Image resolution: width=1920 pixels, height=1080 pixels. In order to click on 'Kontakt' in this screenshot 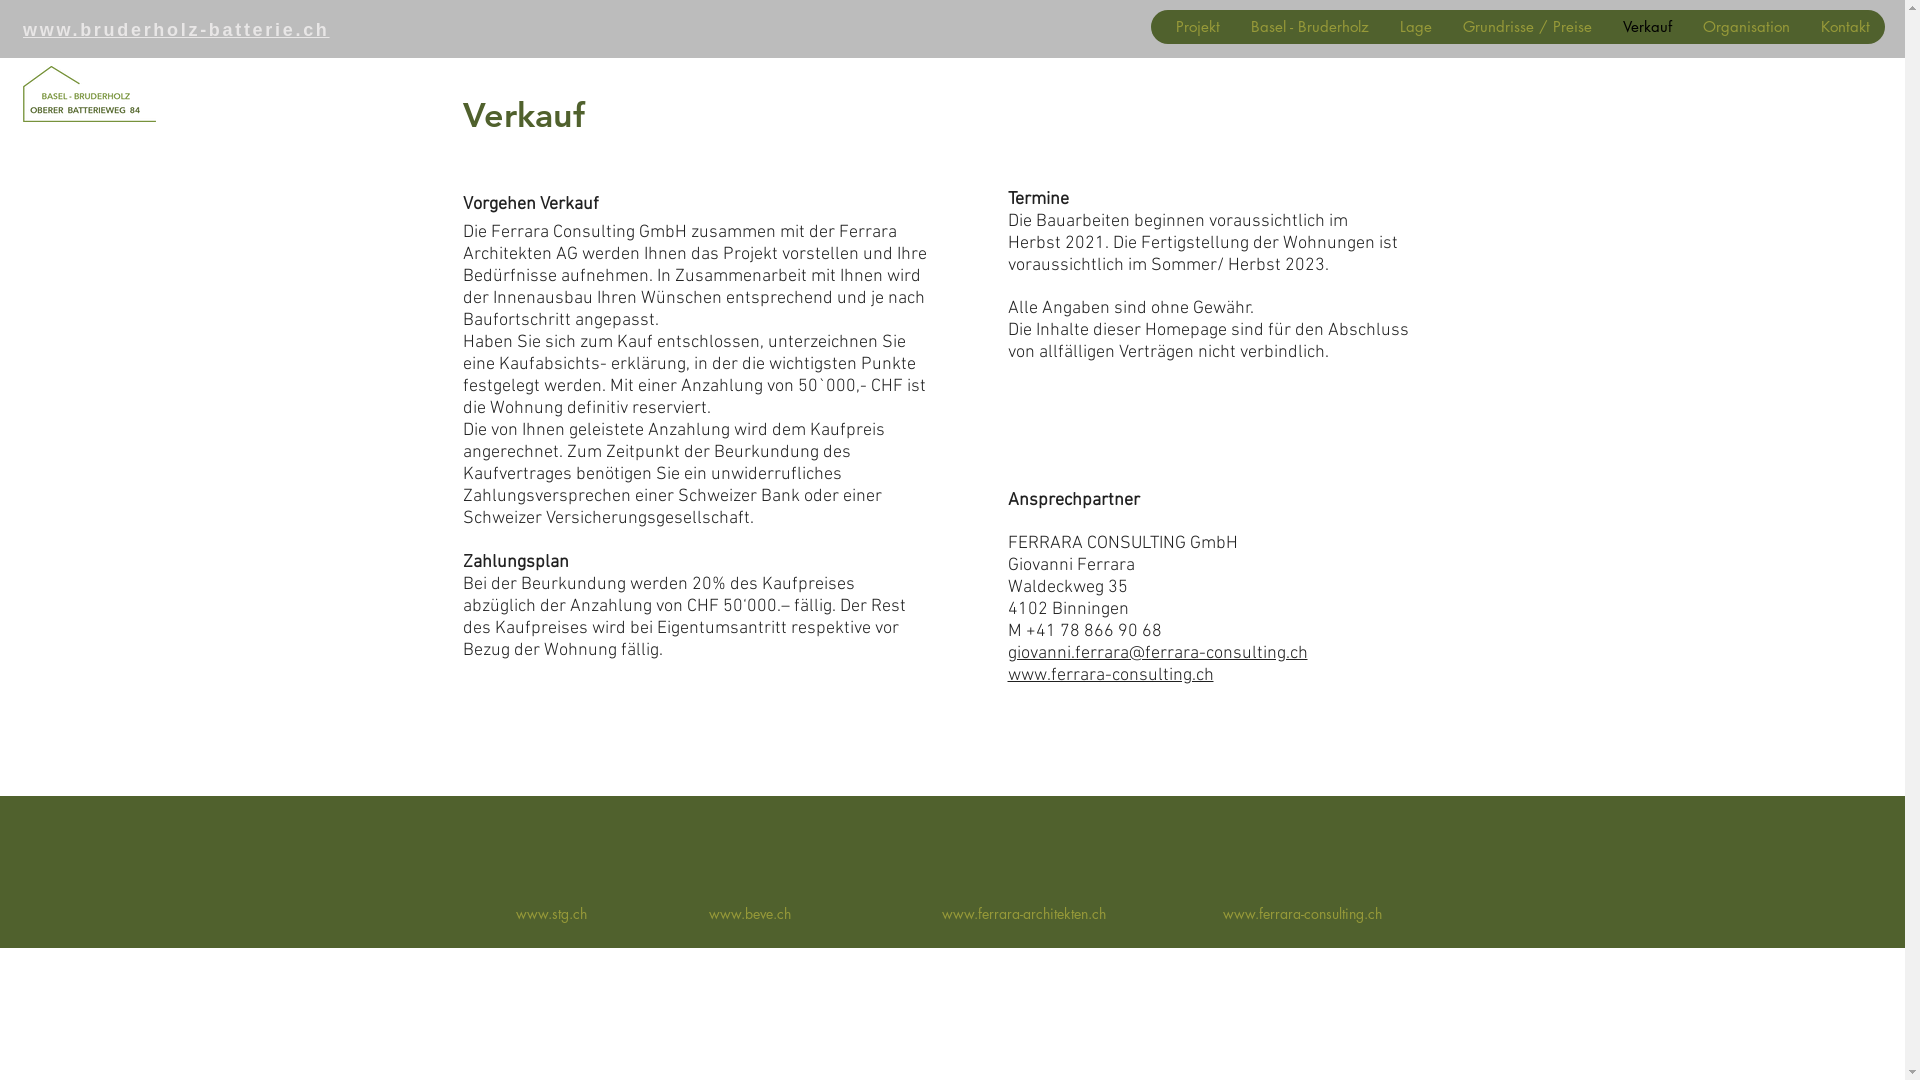, I will do `click(1843, 27)`.